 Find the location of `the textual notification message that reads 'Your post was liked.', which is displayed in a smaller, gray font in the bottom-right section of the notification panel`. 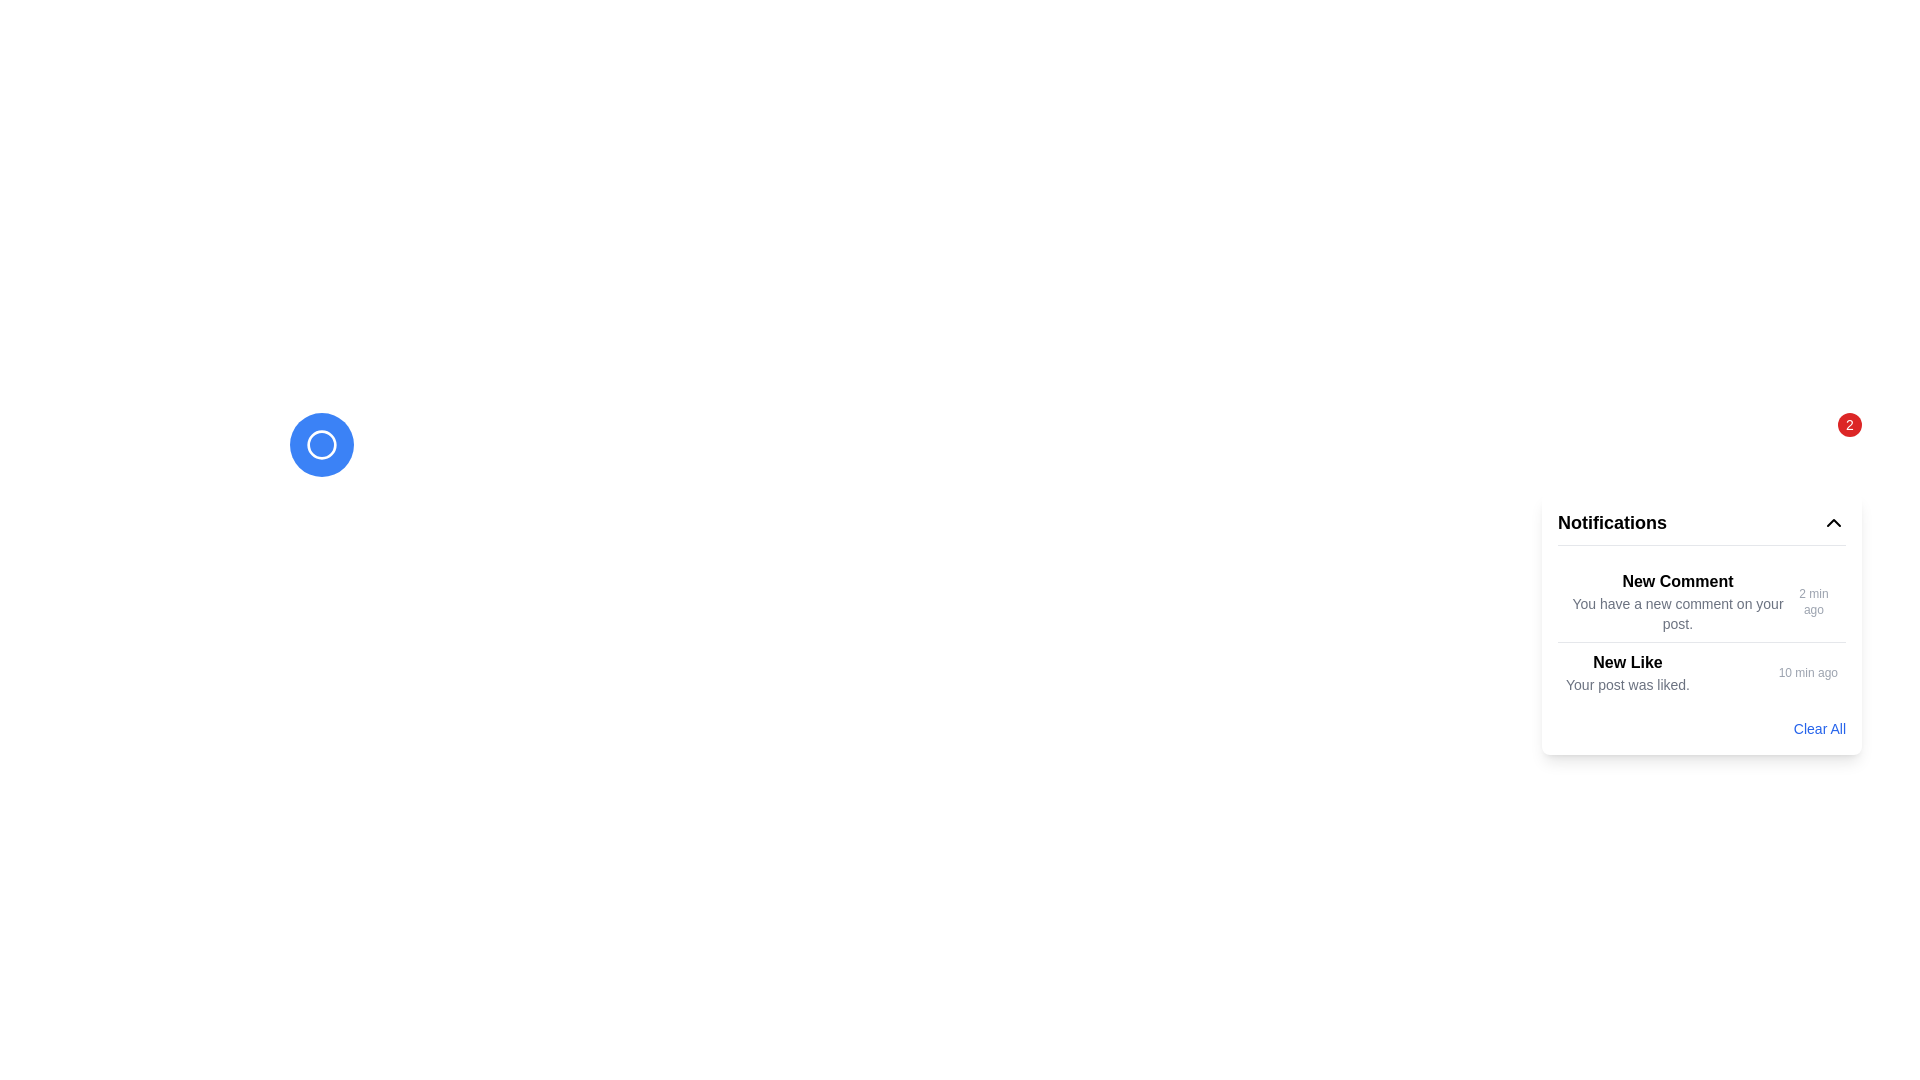

the textual notification message that reads 'Your post was liked.', which is displayed in a smaller, gray font in the bottom-right section of the notification panel is located at coordinates (1627, 684).